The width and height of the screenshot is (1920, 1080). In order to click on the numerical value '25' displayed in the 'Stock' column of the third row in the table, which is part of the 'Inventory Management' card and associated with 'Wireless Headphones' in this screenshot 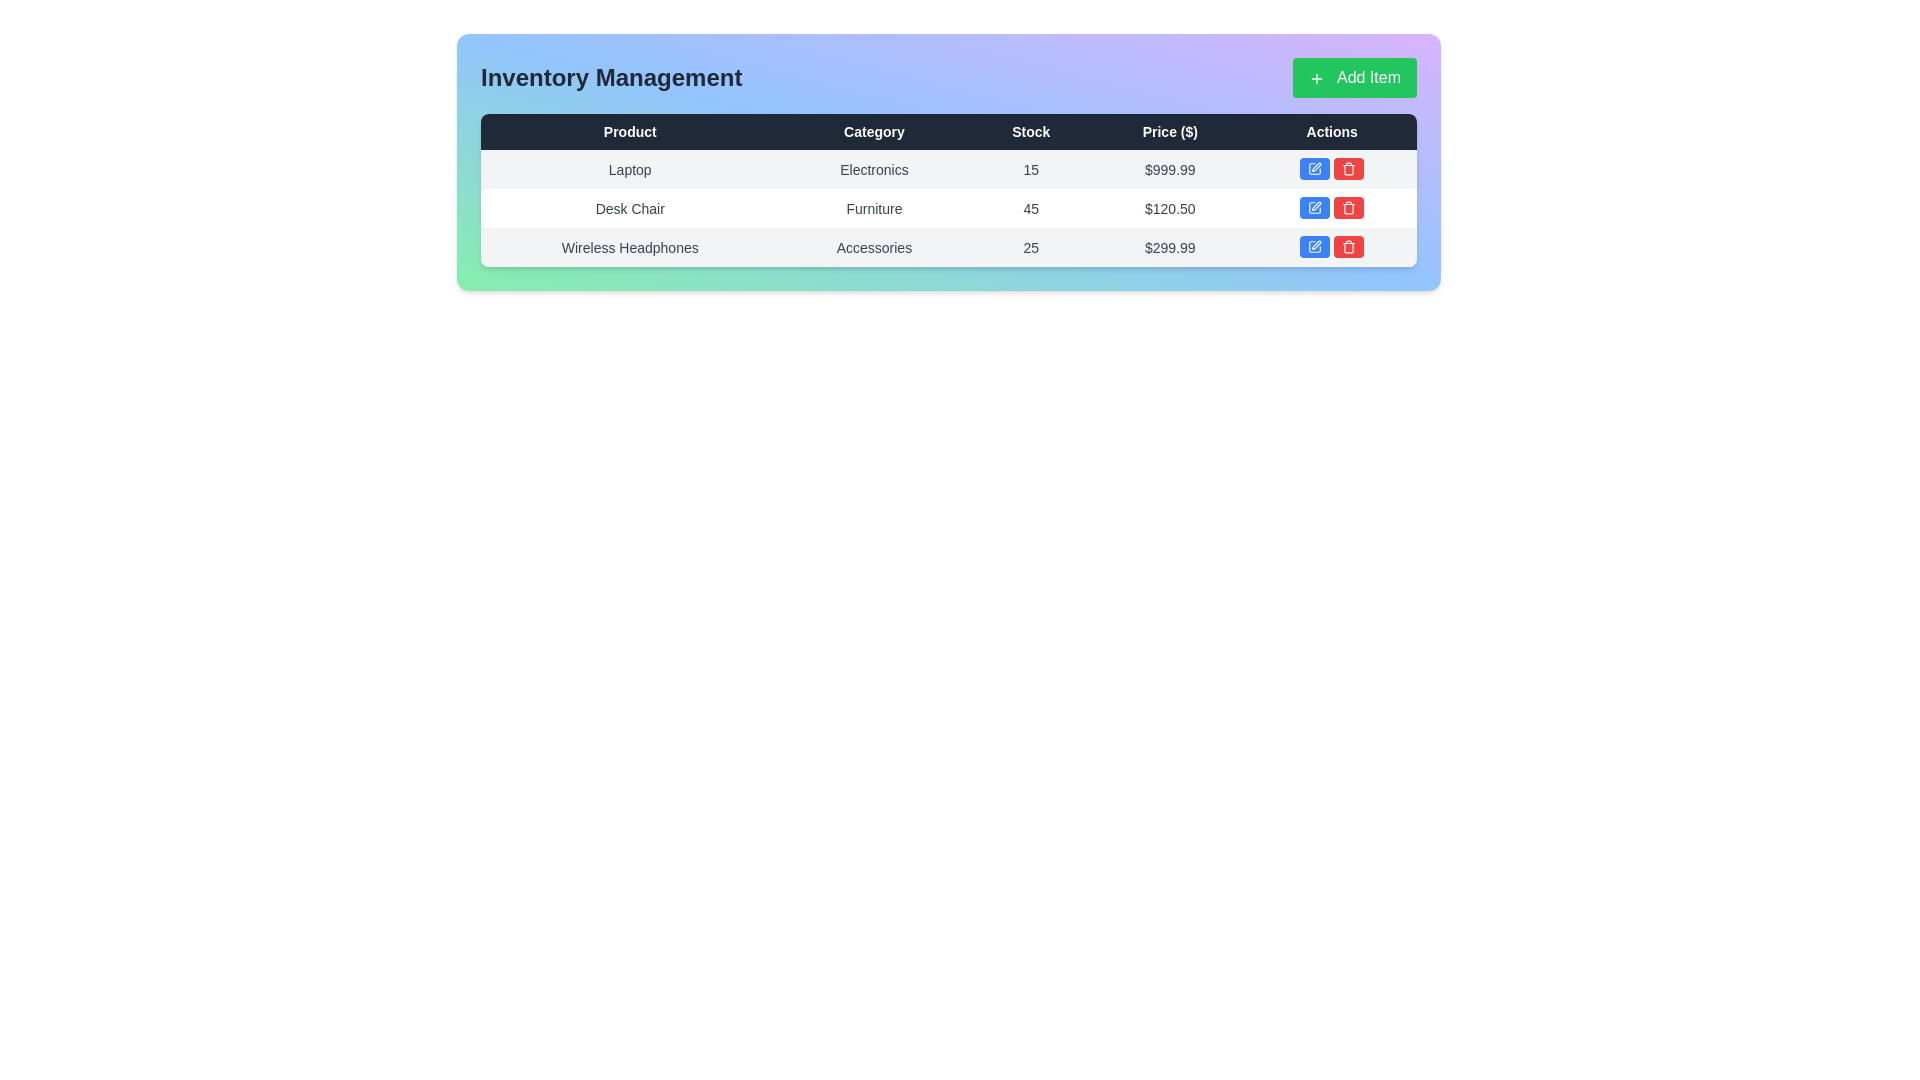, I will do `click(1031, 246)`.